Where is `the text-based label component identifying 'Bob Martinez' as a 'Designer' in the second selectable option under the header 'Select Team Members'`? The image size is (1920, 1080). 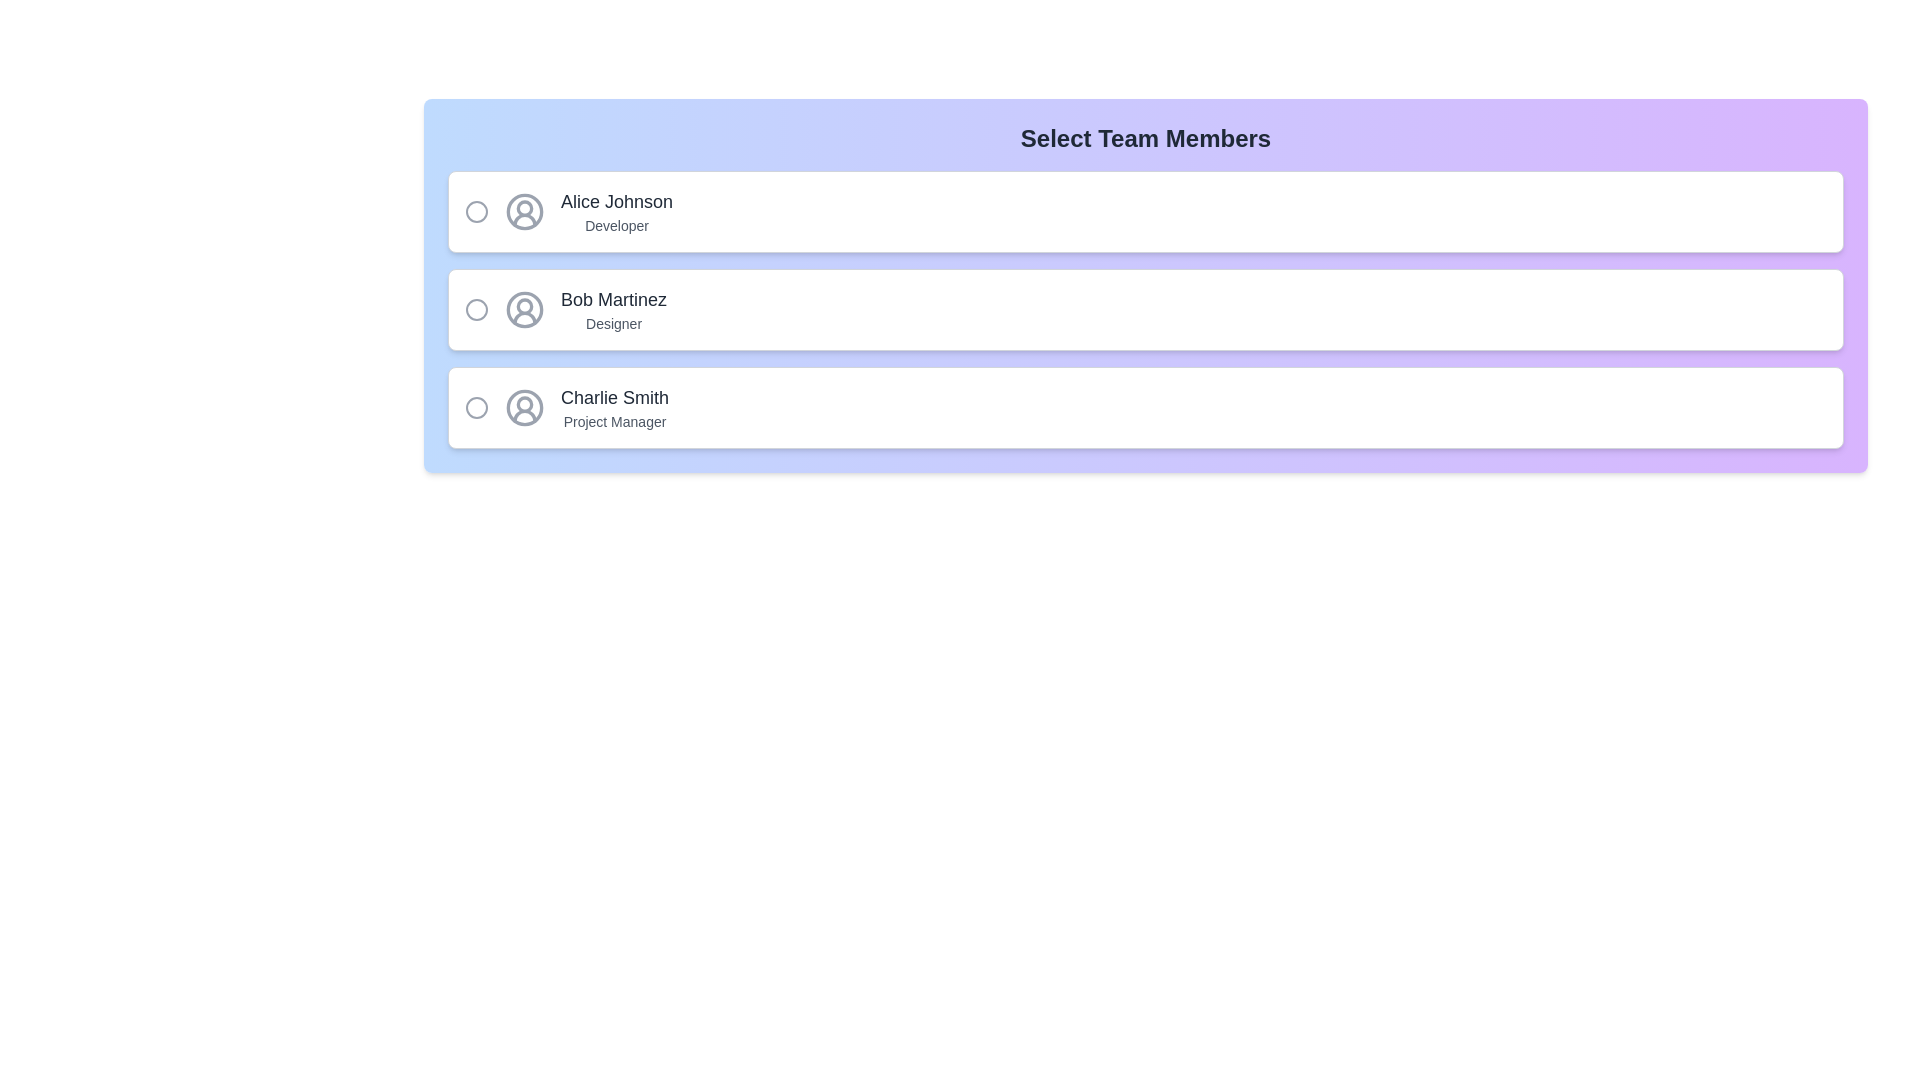 the text-based label component identifying 'Bob Martinez' as a 'Designer' in the second selectable option under the header 'Select Team Members' is located at coordinates (613, 309).